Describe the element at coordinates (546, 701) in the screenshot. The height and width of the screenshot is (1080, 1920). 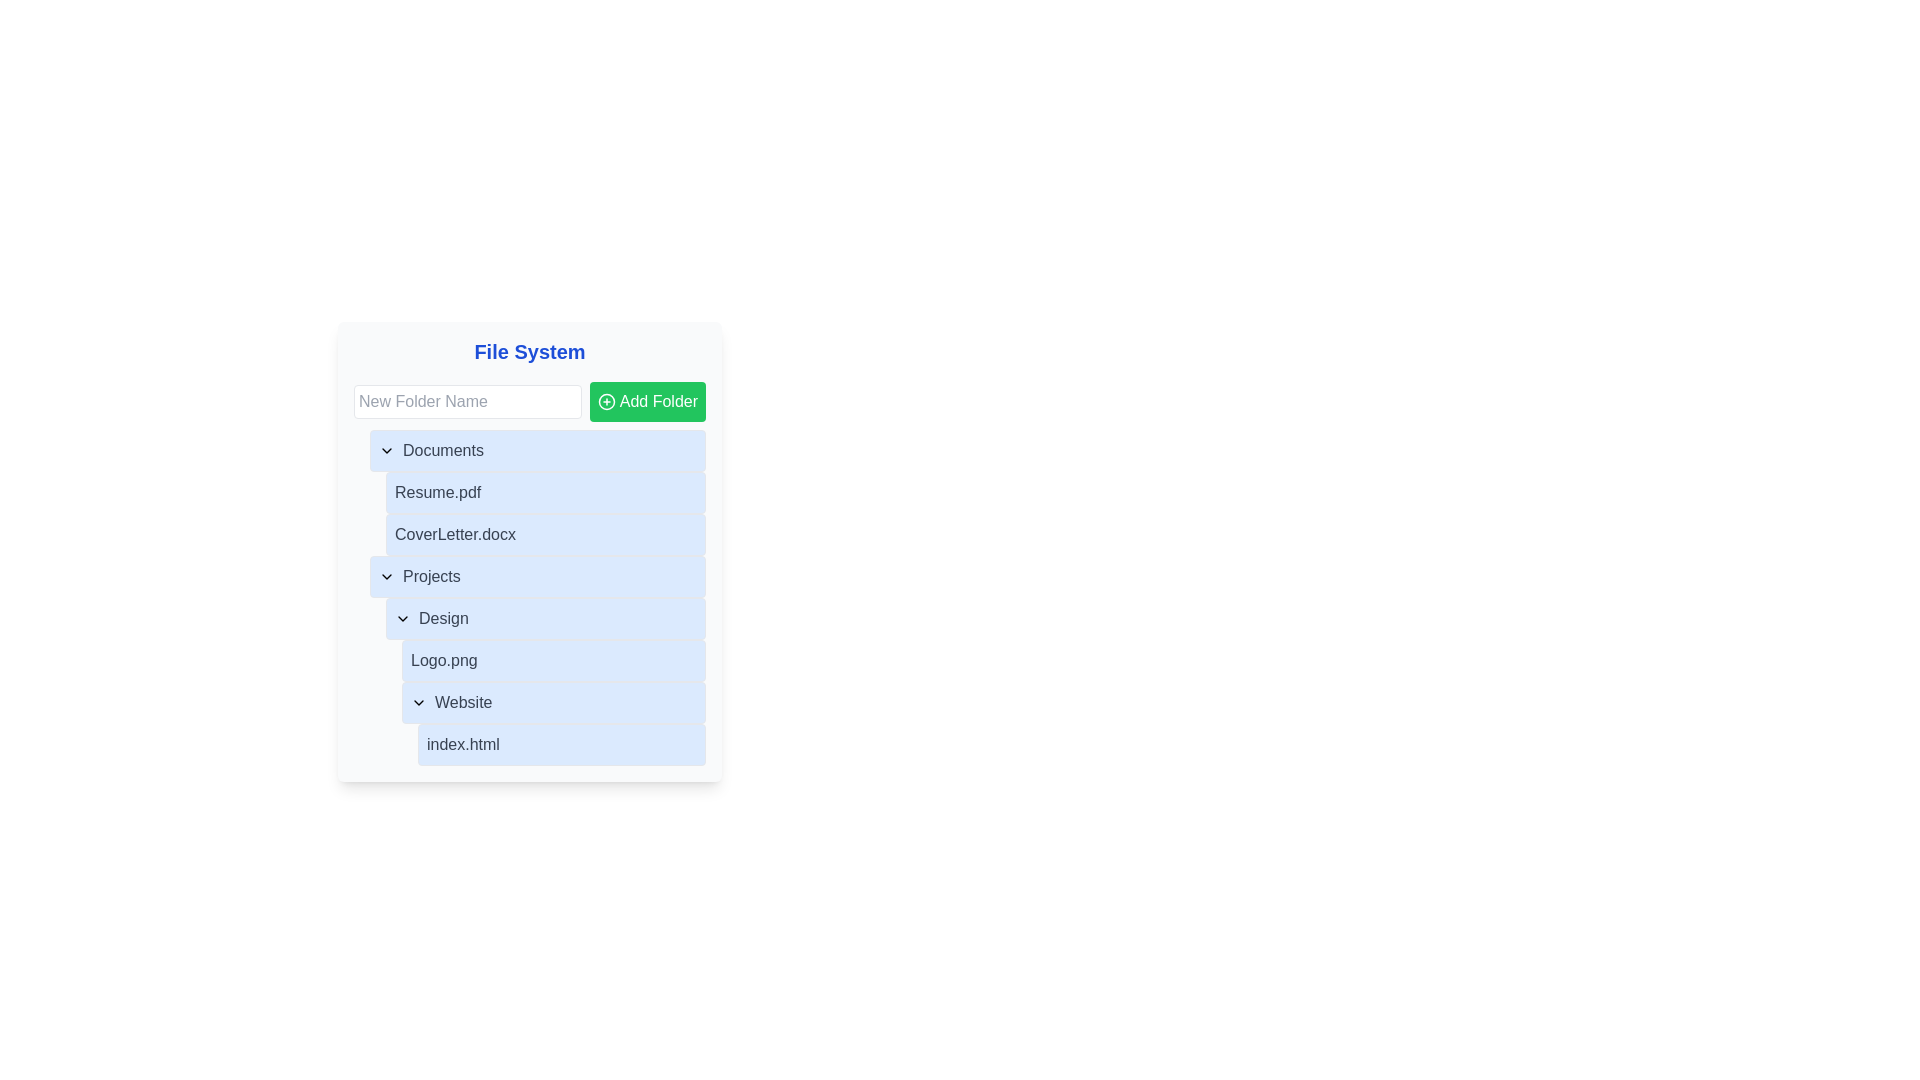
I see `the 'Website' toggleable list item with a blue background and rounded borders located under 'Logo.png'` at that location.